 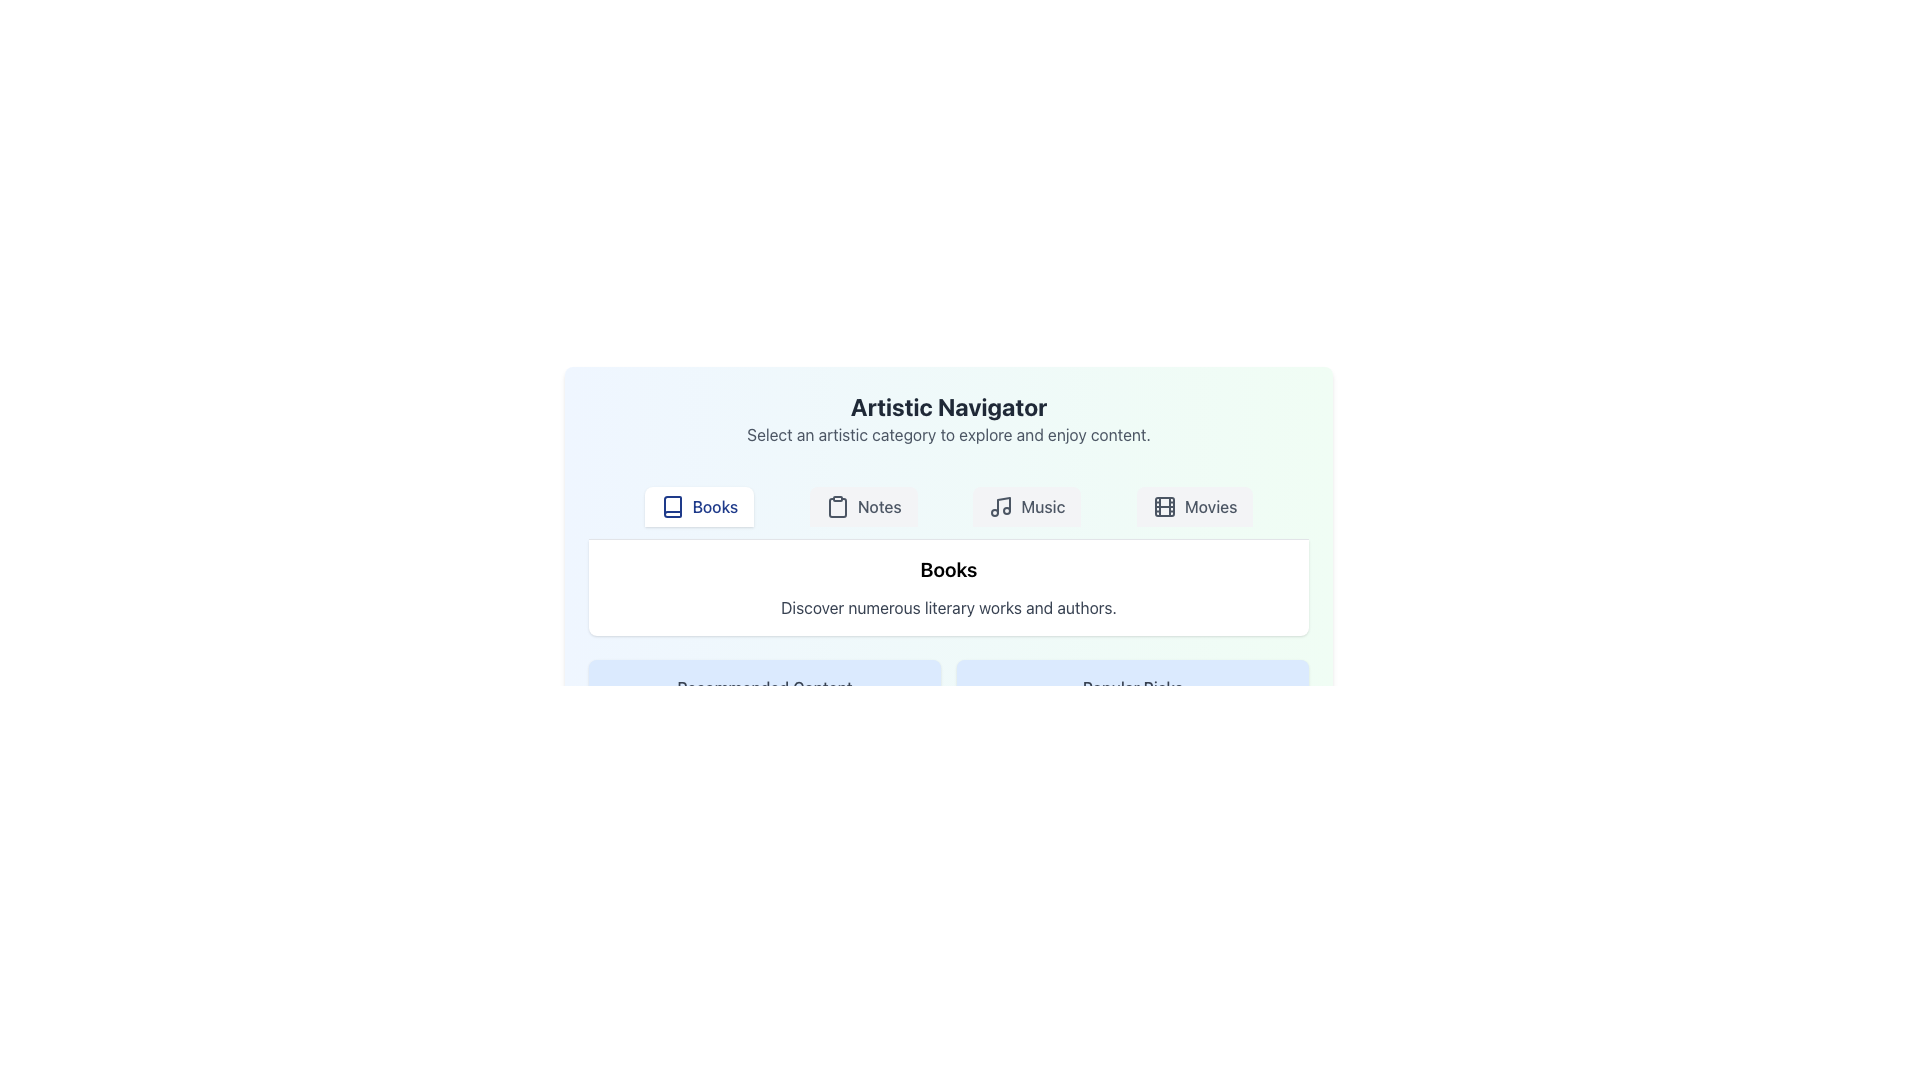 What do you see at coordinates (1027, 505) in the screenshot?
I see `the 'Music' button, which features a musical note icon and is the third button in a row of four options labeled 'Books', 'Notes', 'Music', and 'Movies'` at bounding box center [1027, 505].